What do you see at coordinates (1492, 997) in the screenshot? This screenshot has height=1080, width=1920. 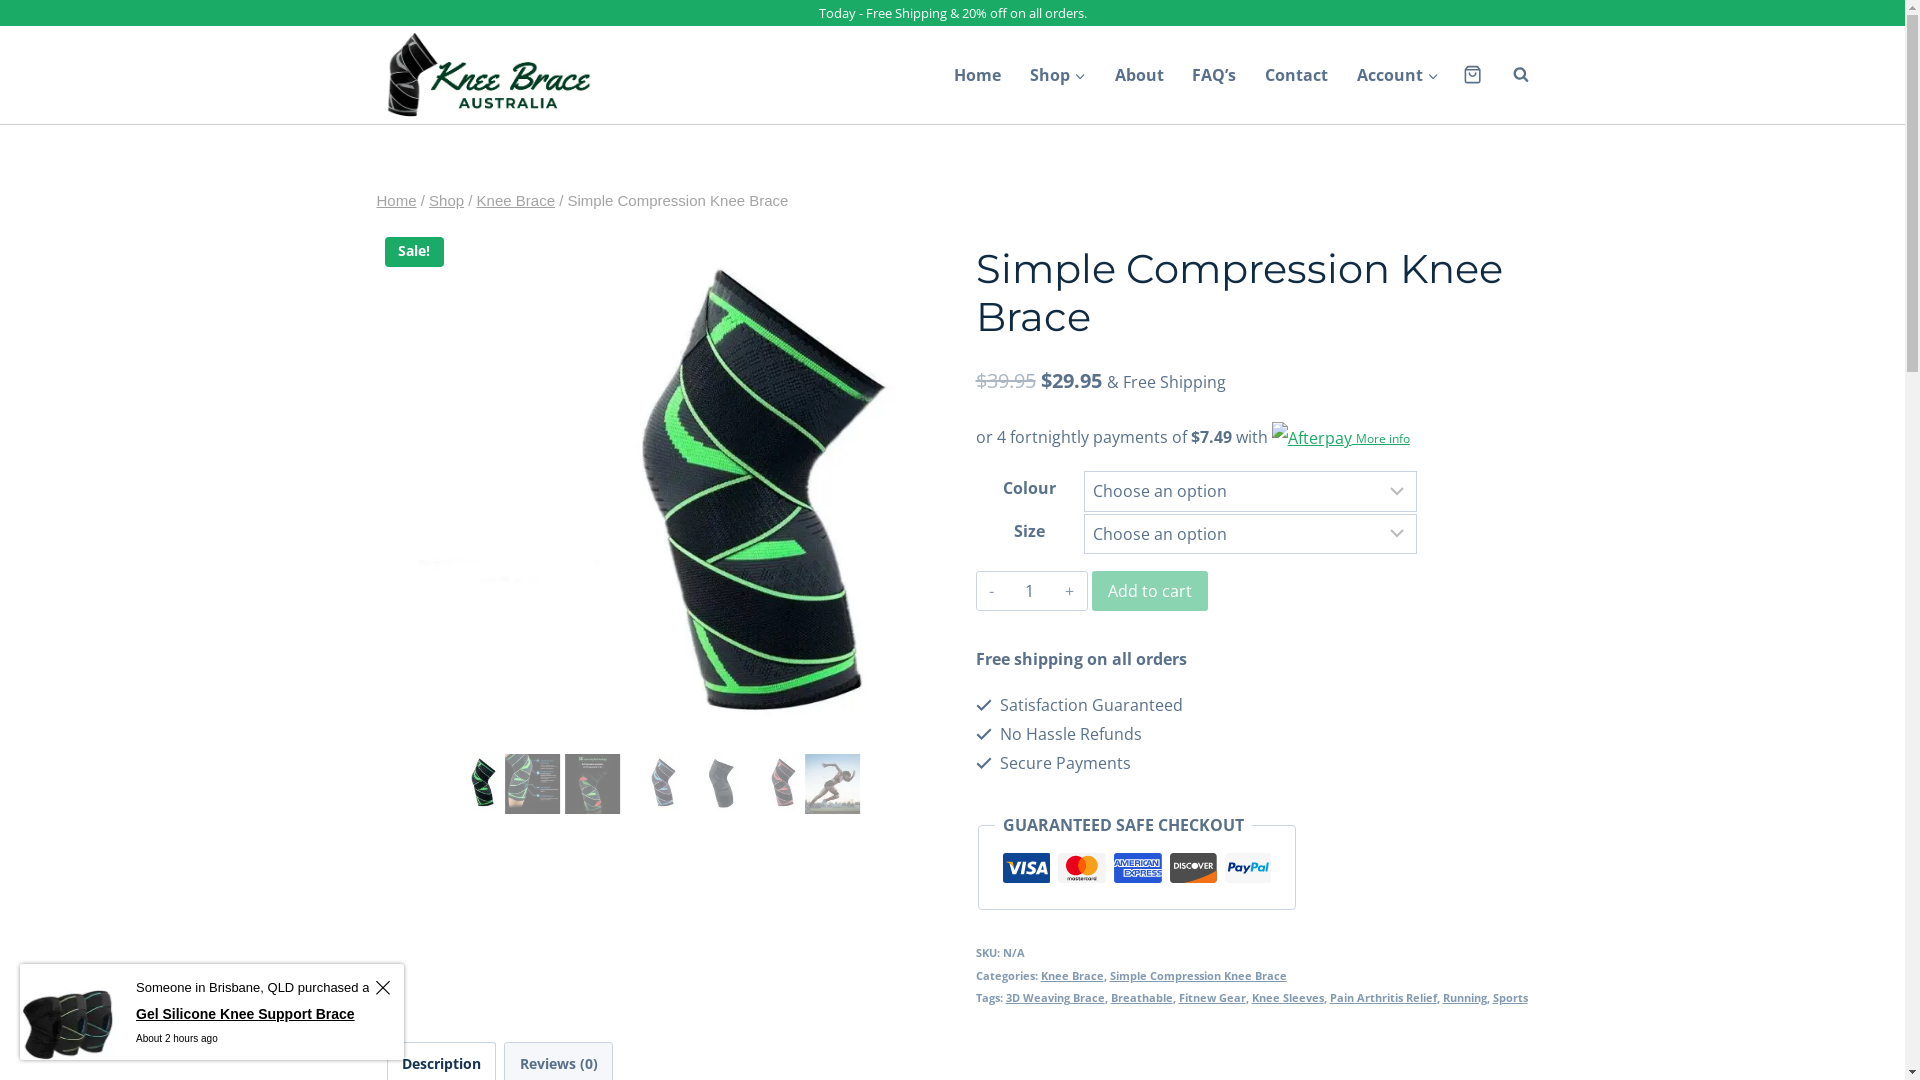 I see `'Sports'` at bounding box center [1492, 997].